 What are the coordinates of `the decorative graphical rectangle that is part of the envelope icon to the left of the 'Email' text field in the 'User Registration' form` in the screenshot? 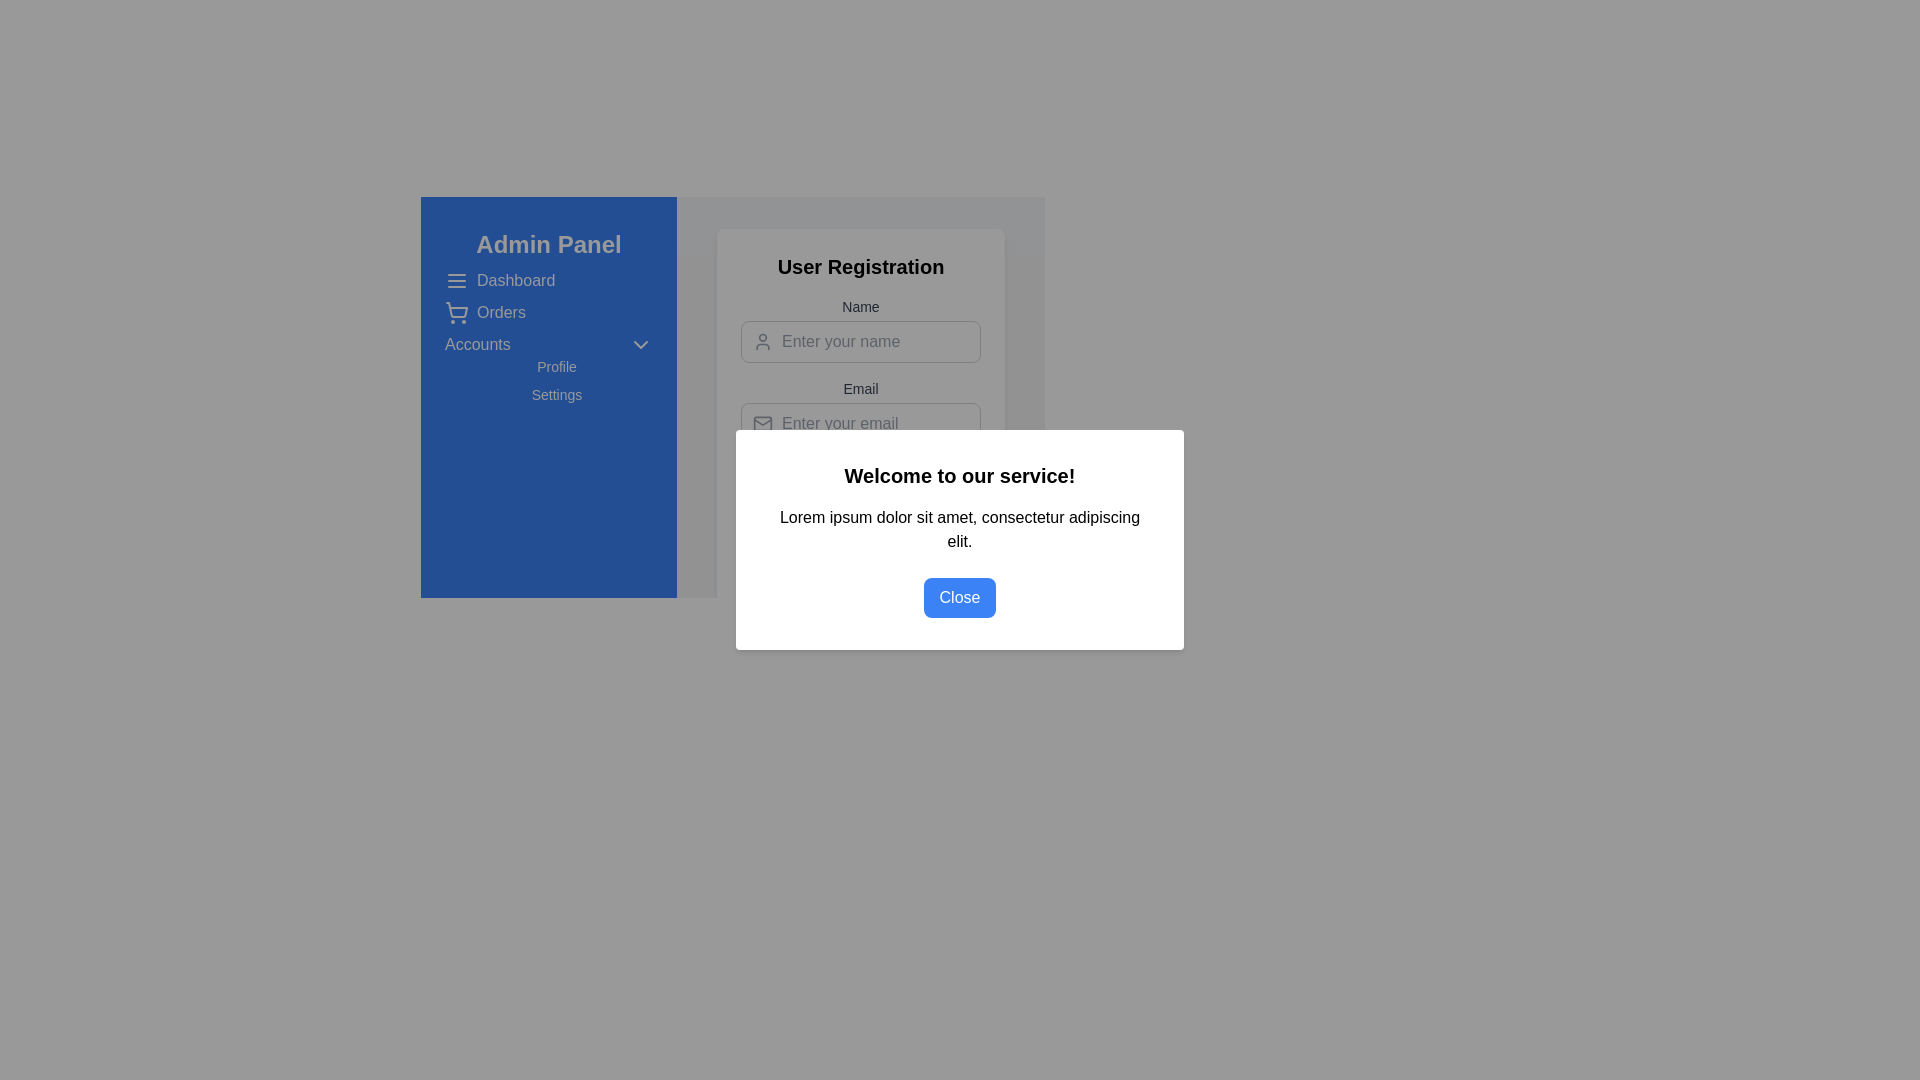 It's located at (762, 423).